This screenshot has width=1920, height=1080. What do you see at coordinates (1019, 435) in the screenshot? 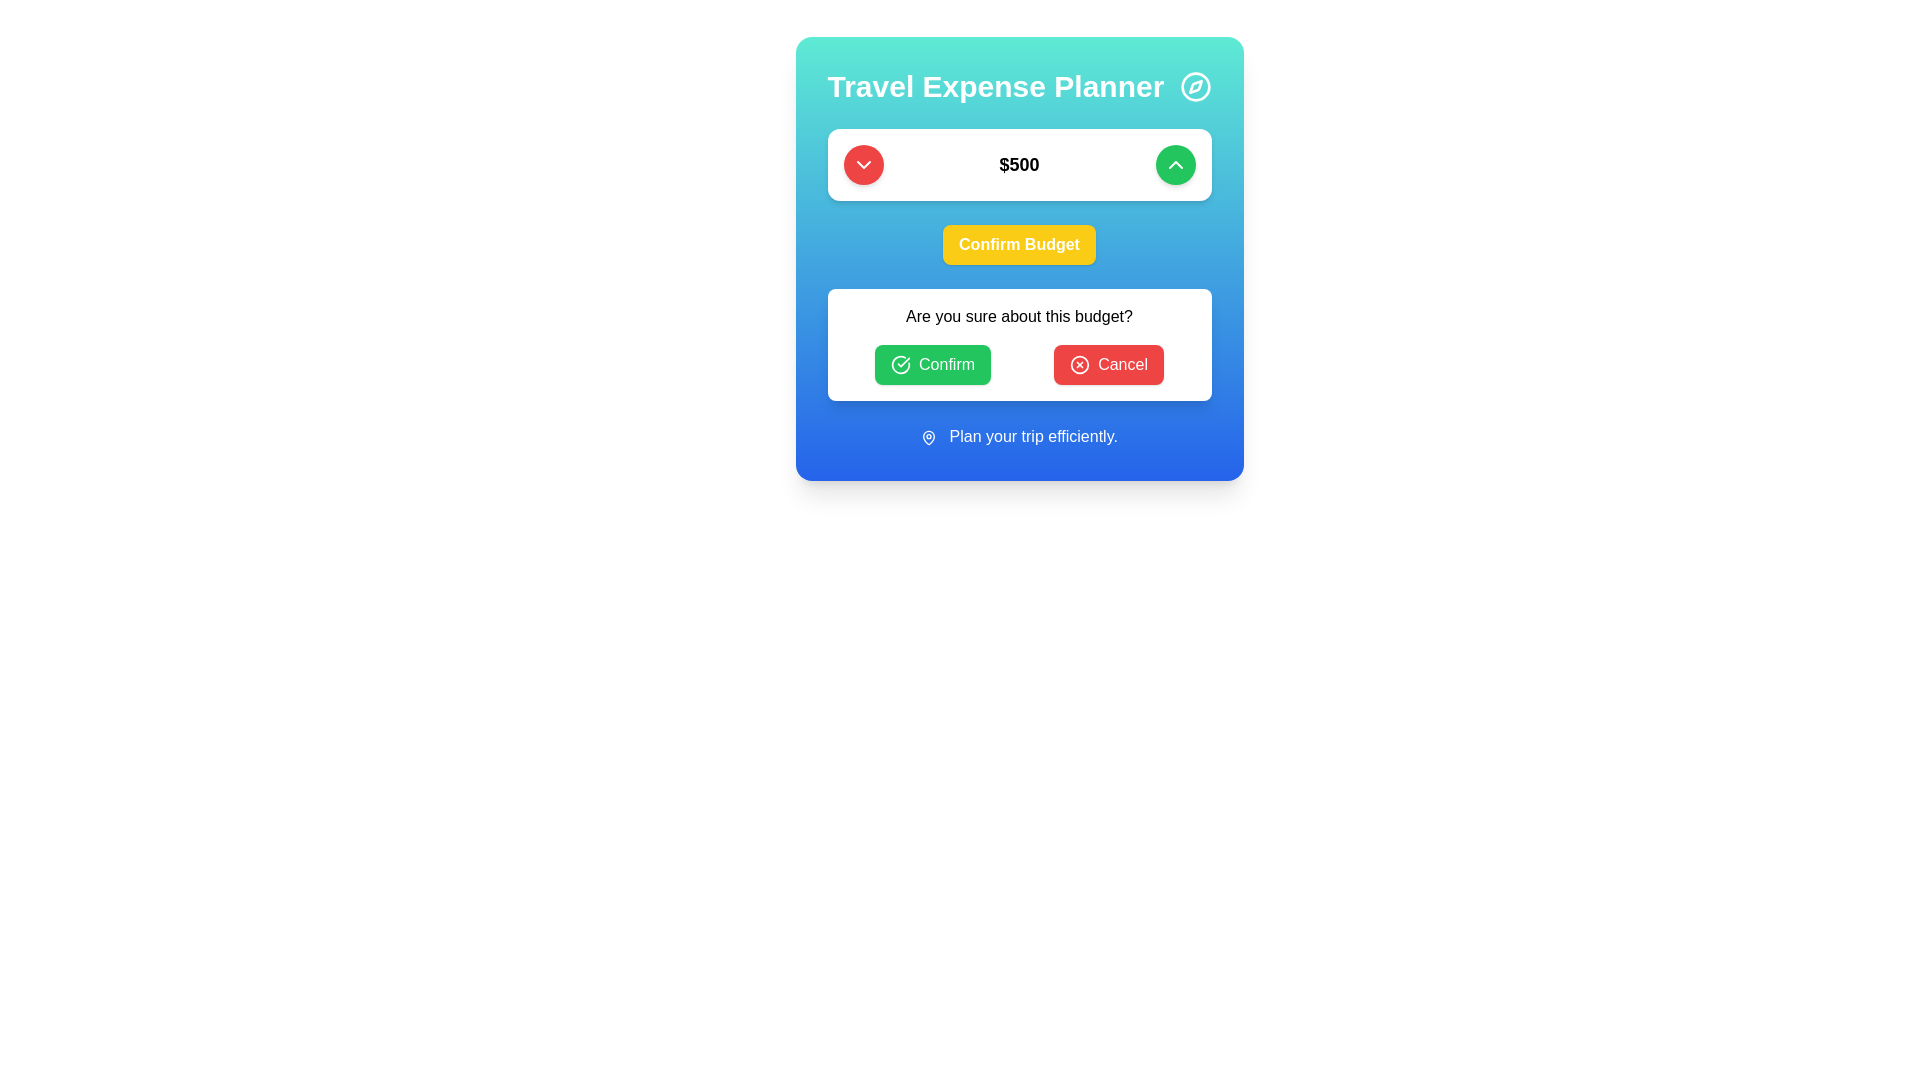
I see `informational text with an icon located at the bottom of the card interface` at bounding box center [1019, 435].